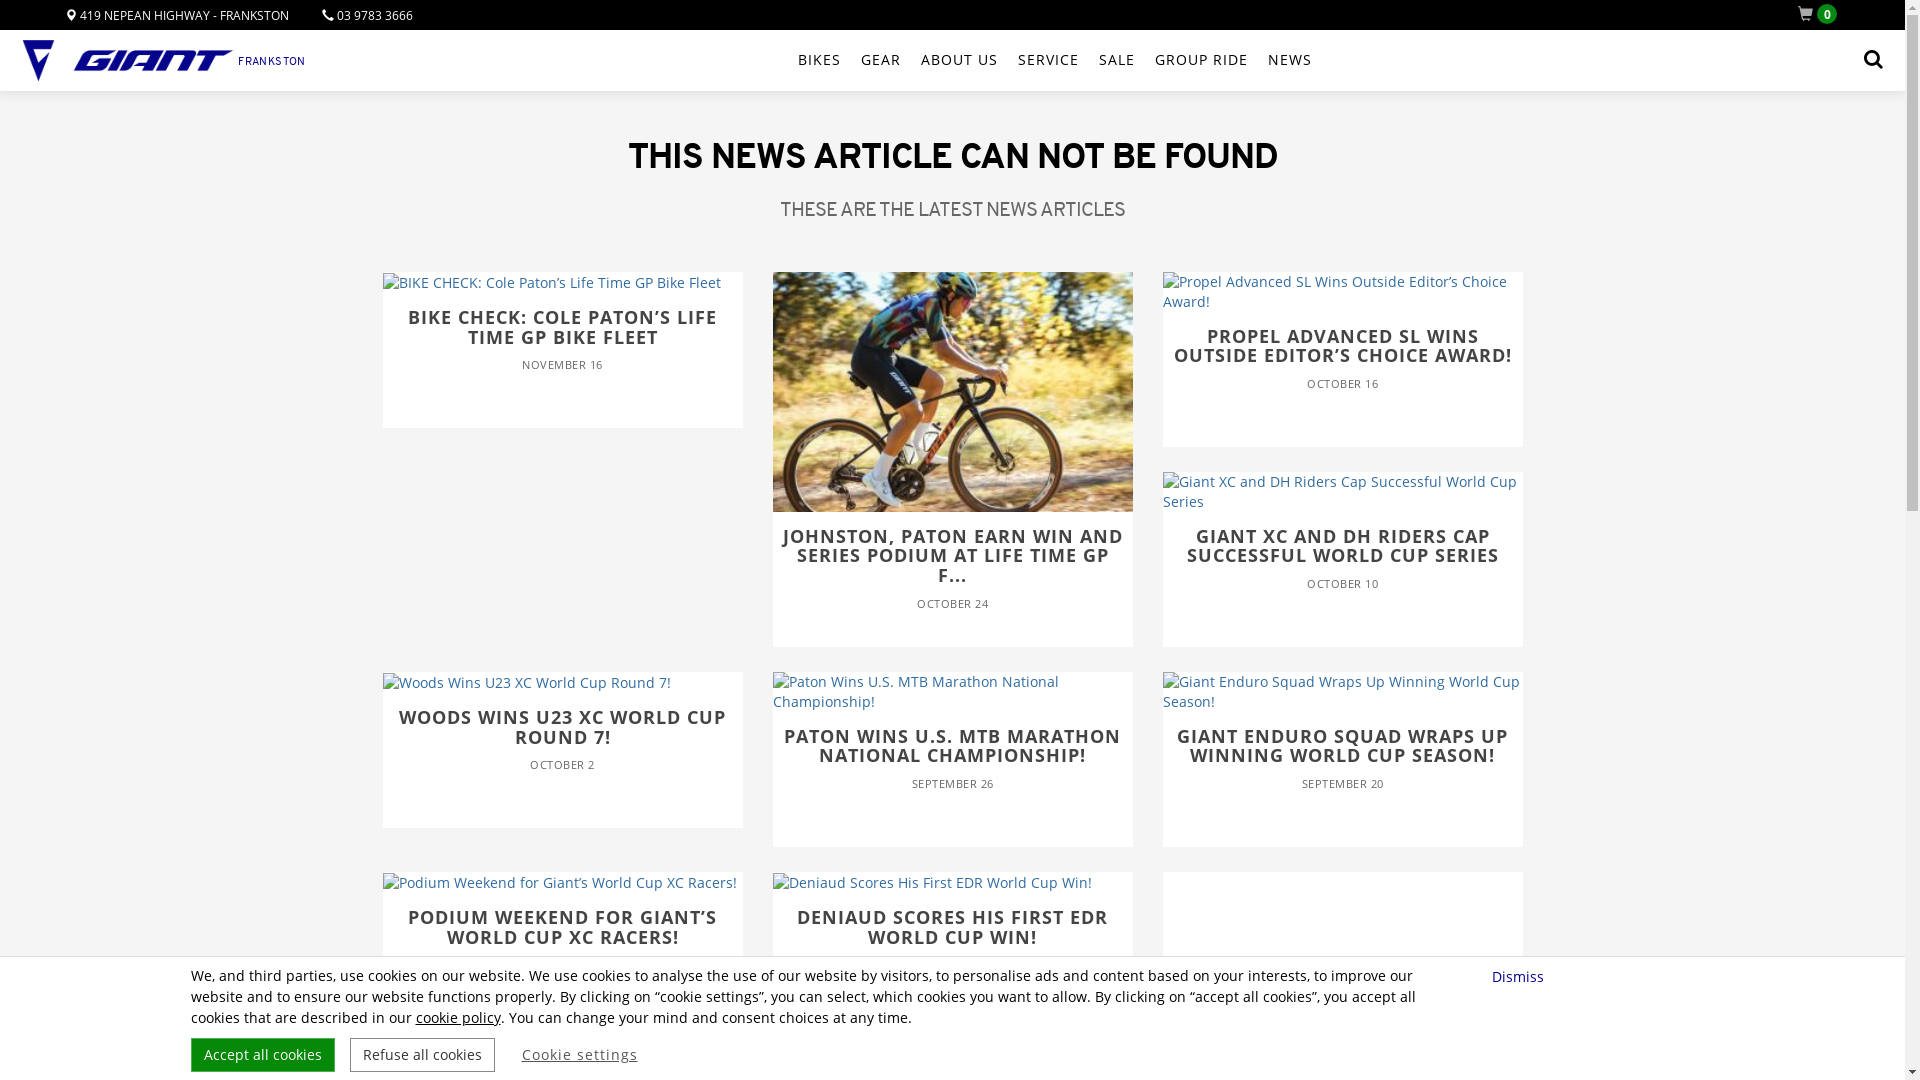 This screenshot has width=1920, height=1080. Describe the element at coordinates (958, 59) in the screenshot. I see `'ABOUT US'` at that location.